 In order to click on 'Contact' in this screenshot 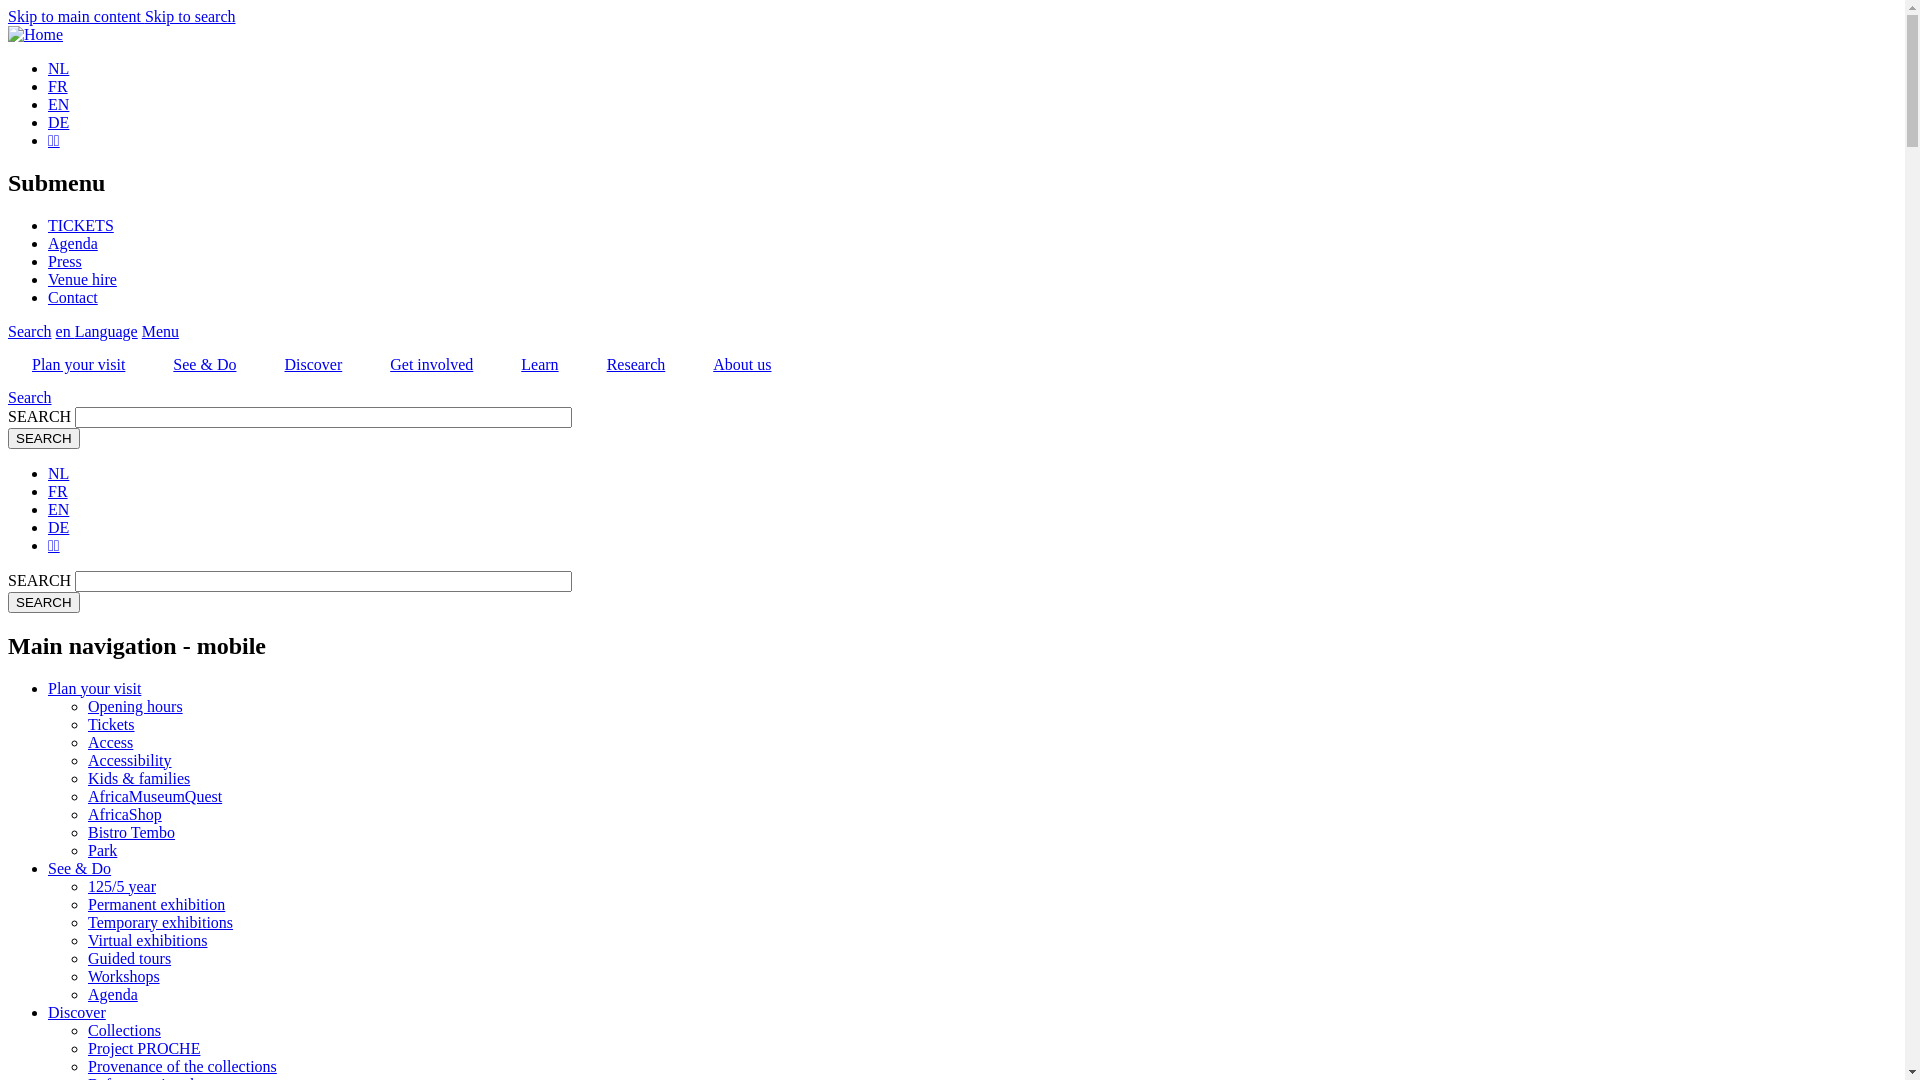, I will do `click(72, 297)`.